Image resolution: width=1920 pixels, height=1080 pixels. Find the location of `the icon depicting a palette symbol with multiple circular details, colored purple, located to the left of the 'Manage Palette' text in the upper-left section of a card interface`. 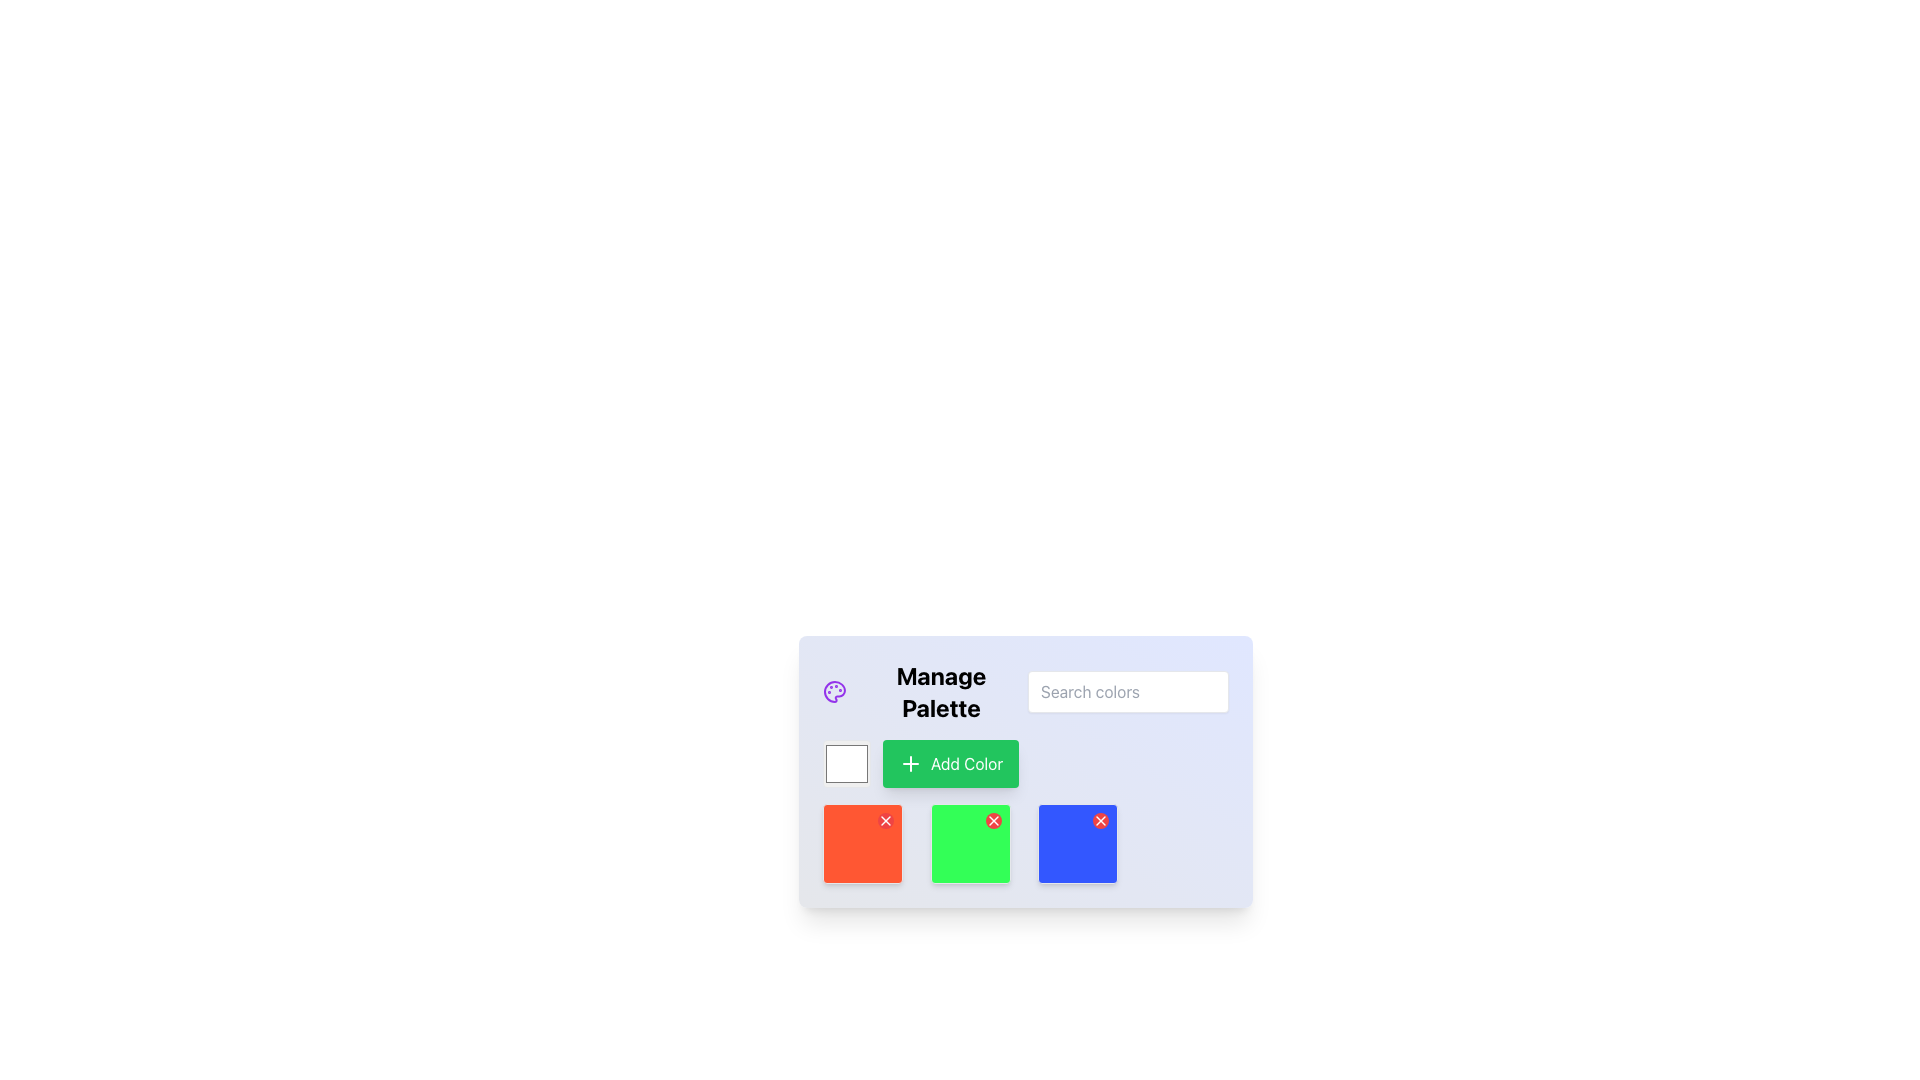

the icon depicting a palette symbol with multiple circular details, colored purple, located to the left of the 'Manage Palette' text in the upper-left section of a card interface is located at coordinates (835, 690).